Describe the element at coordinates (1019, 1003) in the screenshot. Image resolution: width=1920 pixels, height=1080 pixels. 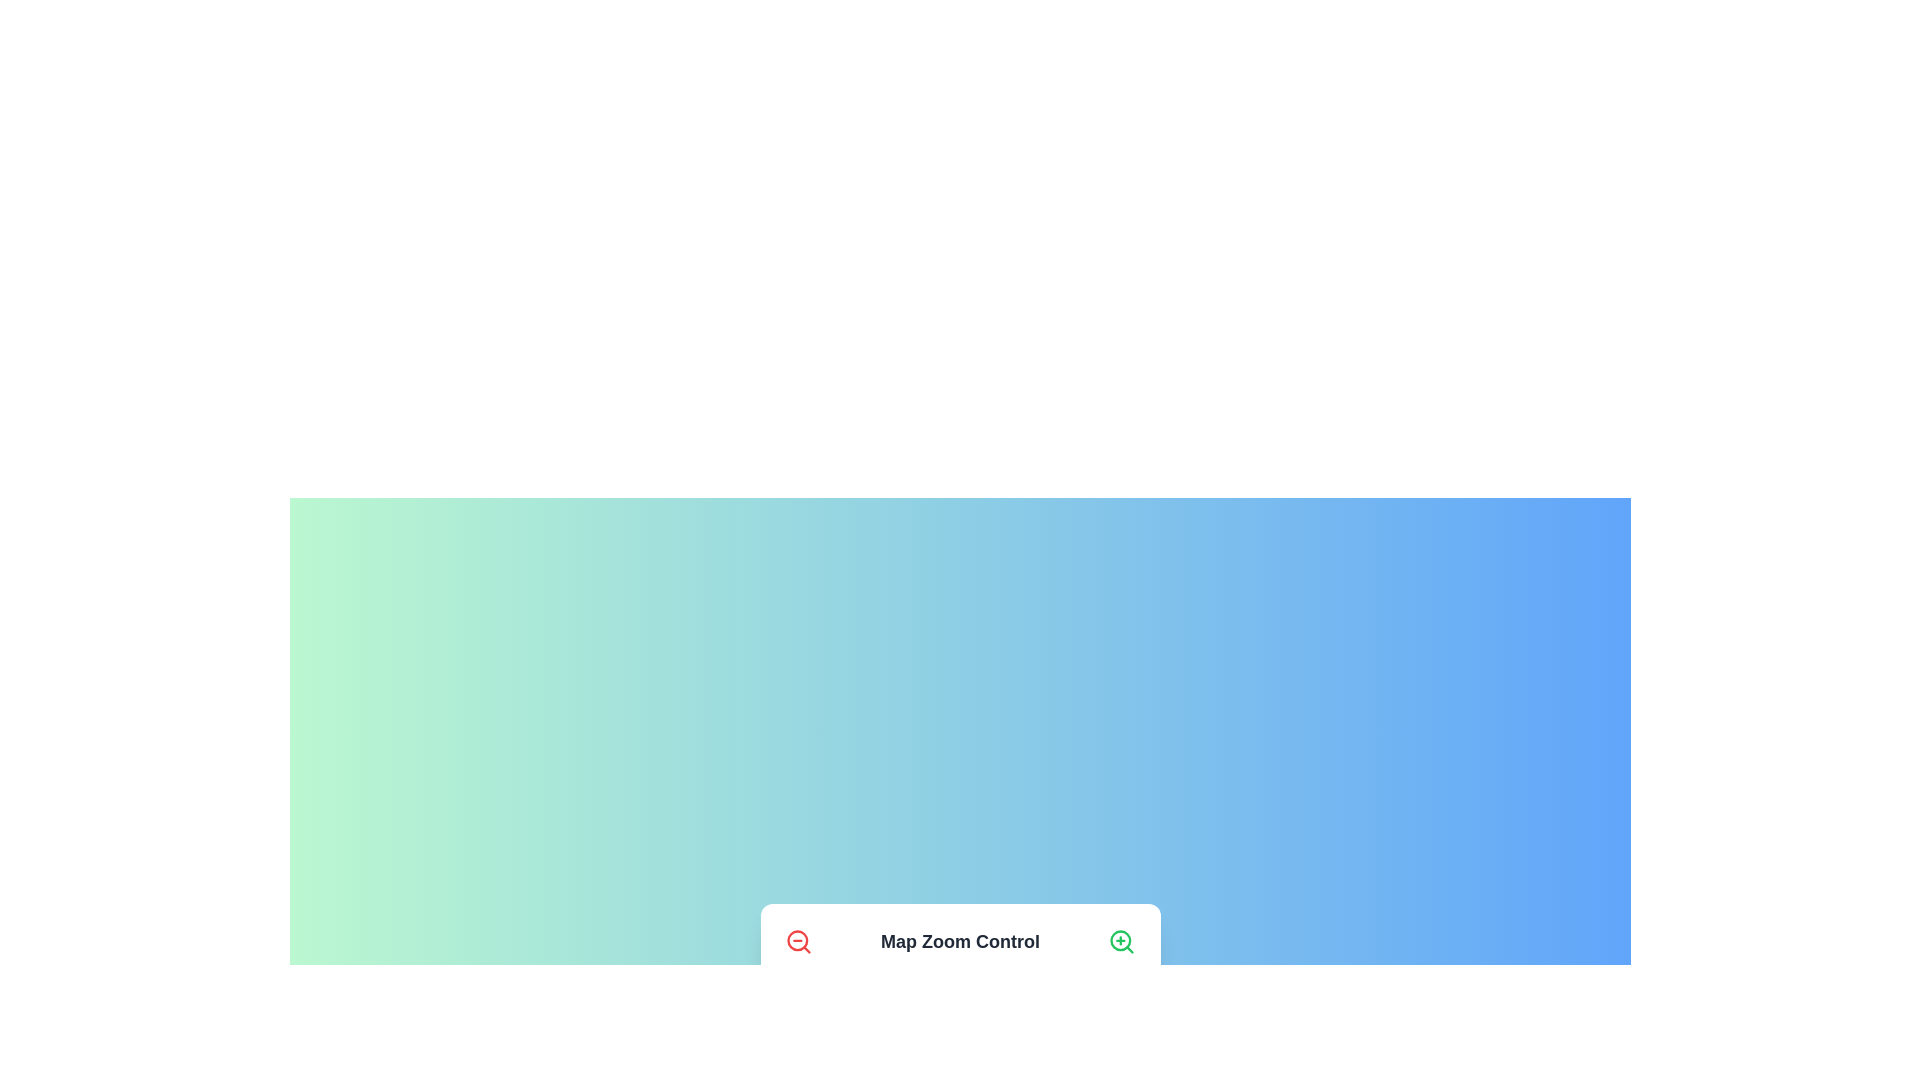
I see `the zoom level to 7 to observe the effect on the map pin representation` at that location.